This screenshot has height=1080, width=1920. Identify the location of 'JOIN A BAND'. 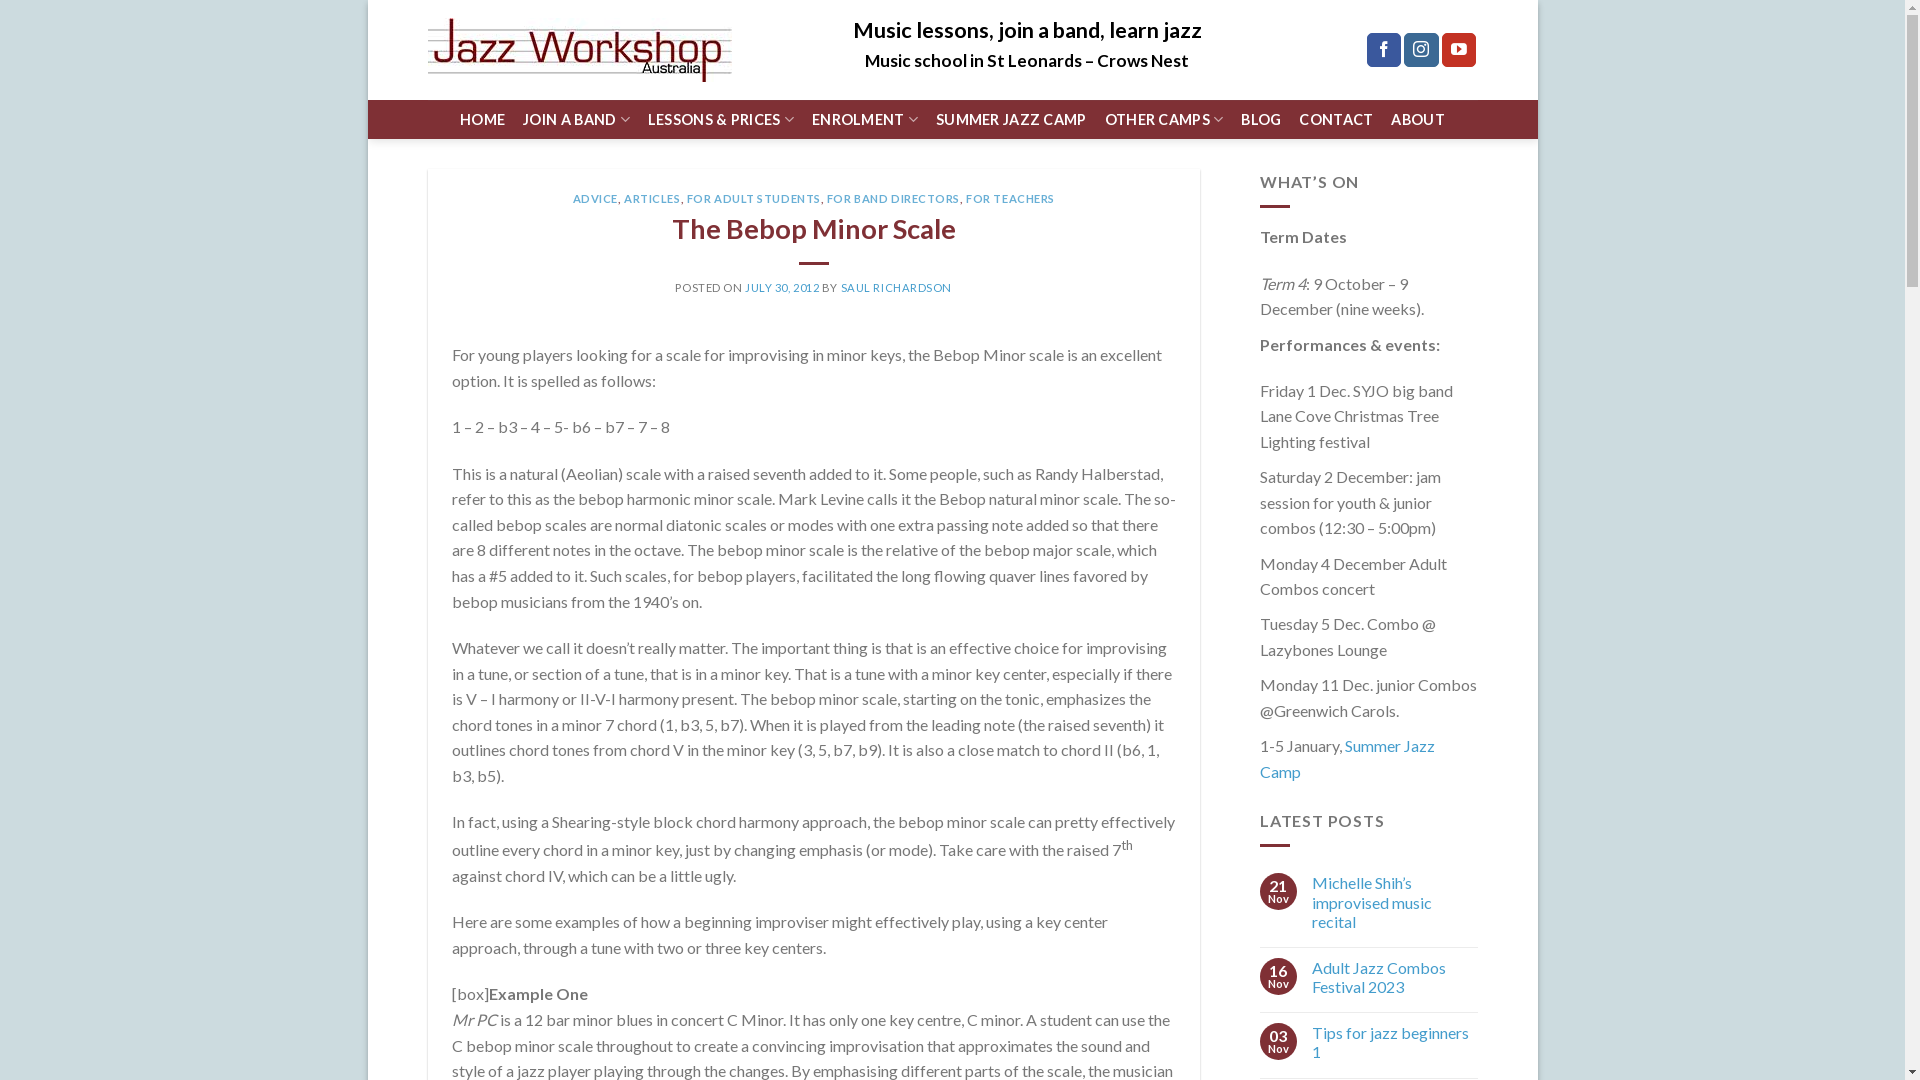
(575, 119).